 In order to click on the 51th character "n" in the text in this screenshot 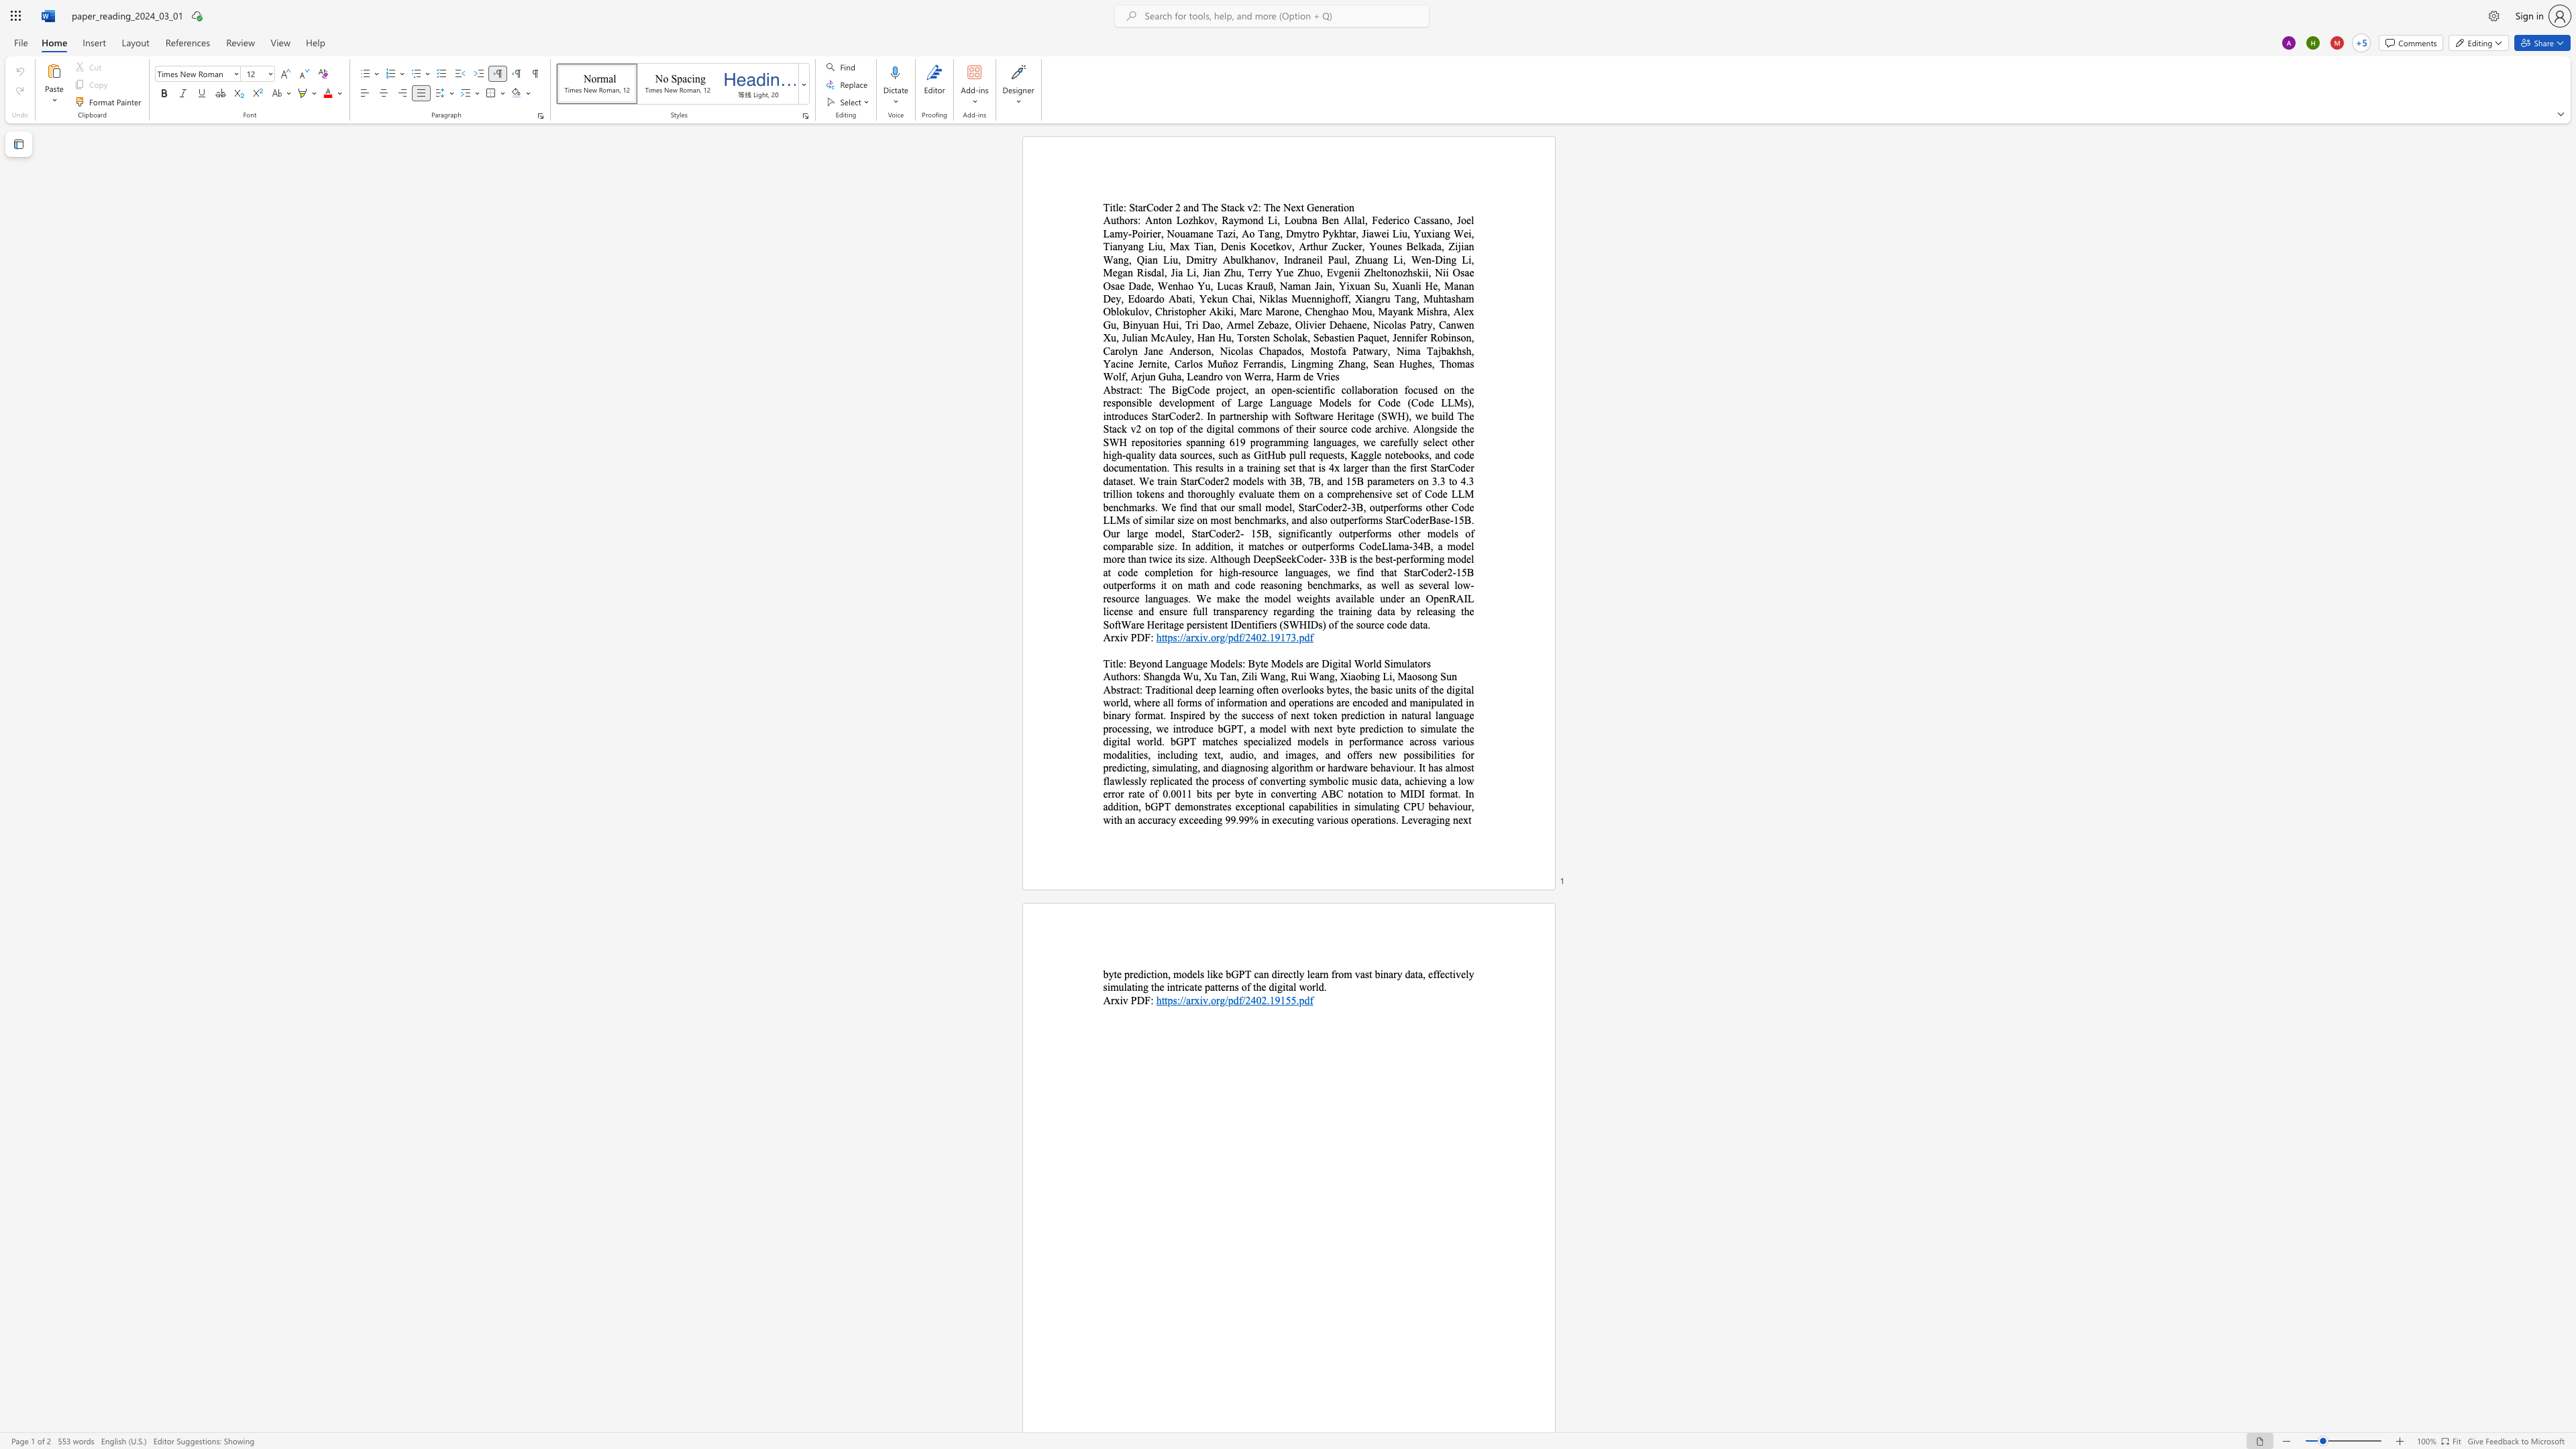, I will do `click(1350, 336)`.